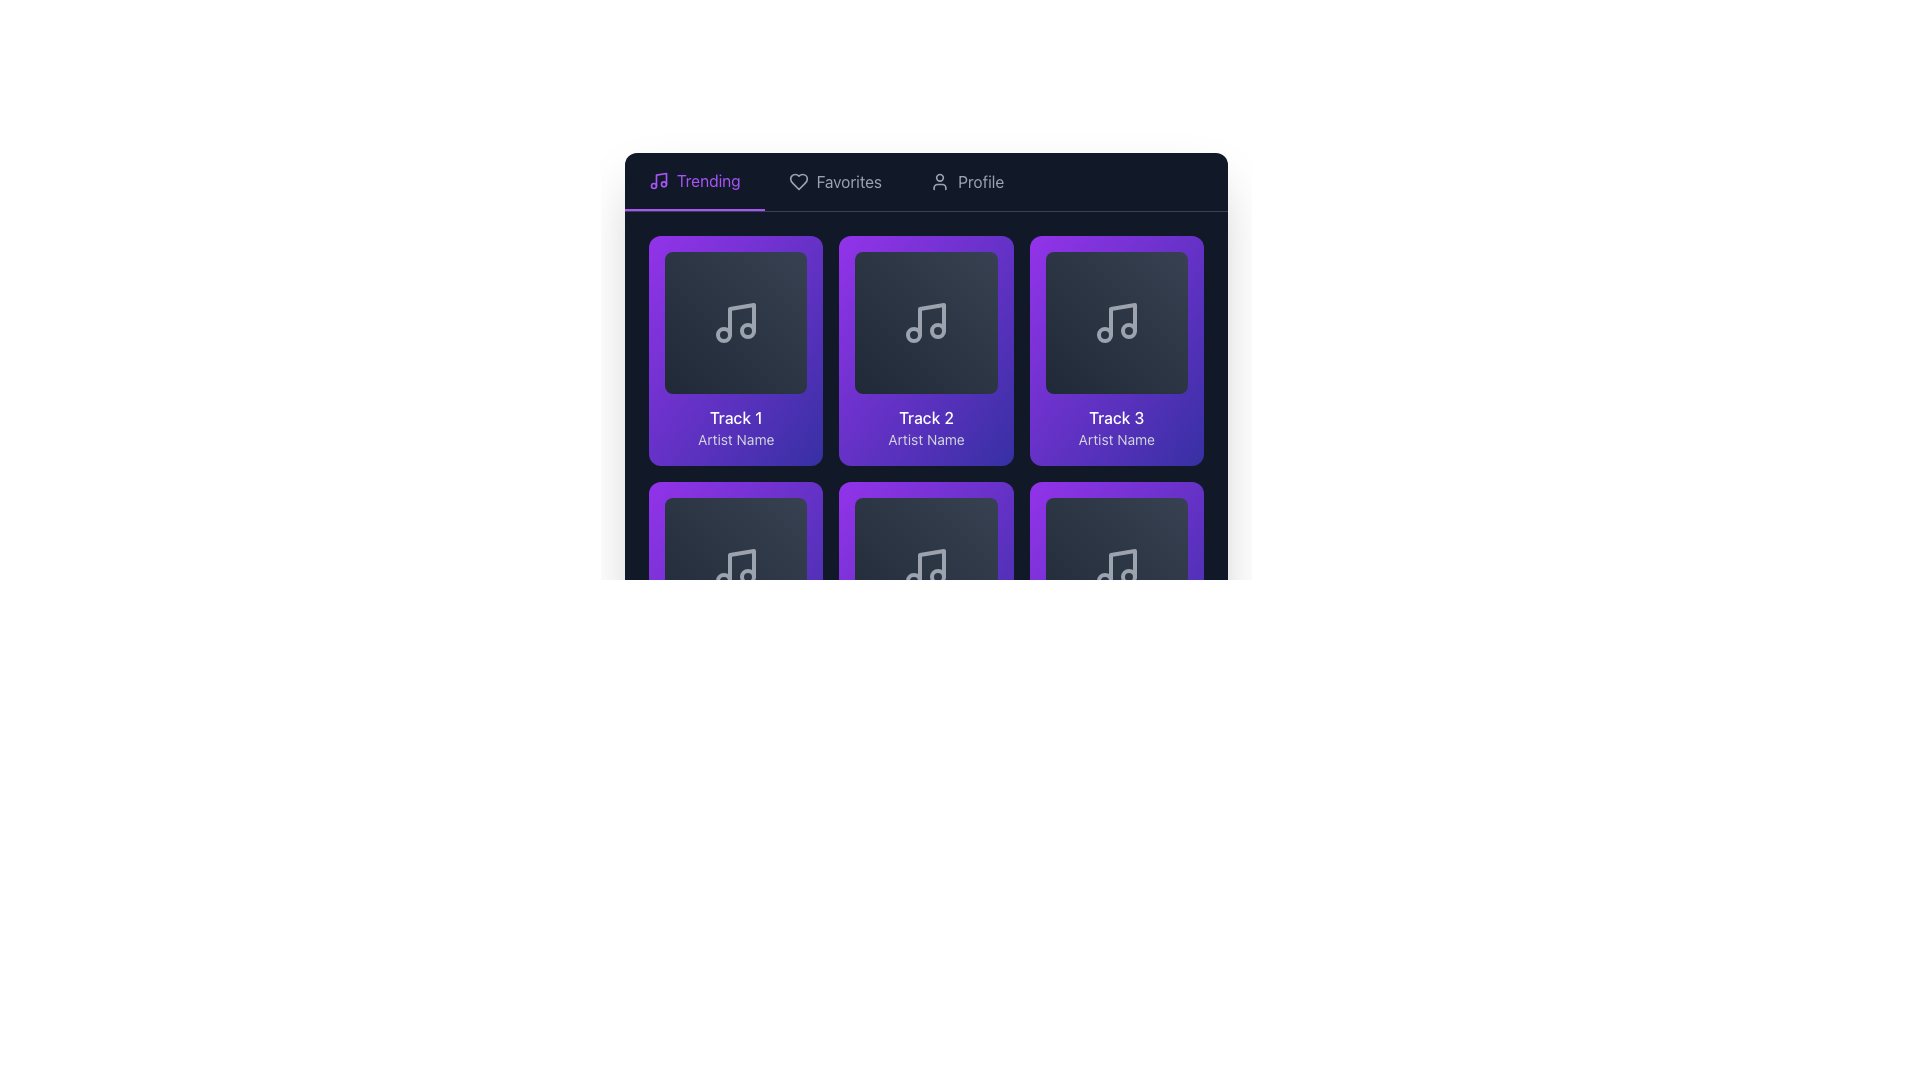 The width and height of the screenshot is (1920, 1080). Describe the element at coordinates (1115, 417) in the screenshot. I see `the Text Label displaying 'Track 3' which is styled in white font on a purple background, located in the third column of the grid layout at the top row of the music tracks section` at that location.